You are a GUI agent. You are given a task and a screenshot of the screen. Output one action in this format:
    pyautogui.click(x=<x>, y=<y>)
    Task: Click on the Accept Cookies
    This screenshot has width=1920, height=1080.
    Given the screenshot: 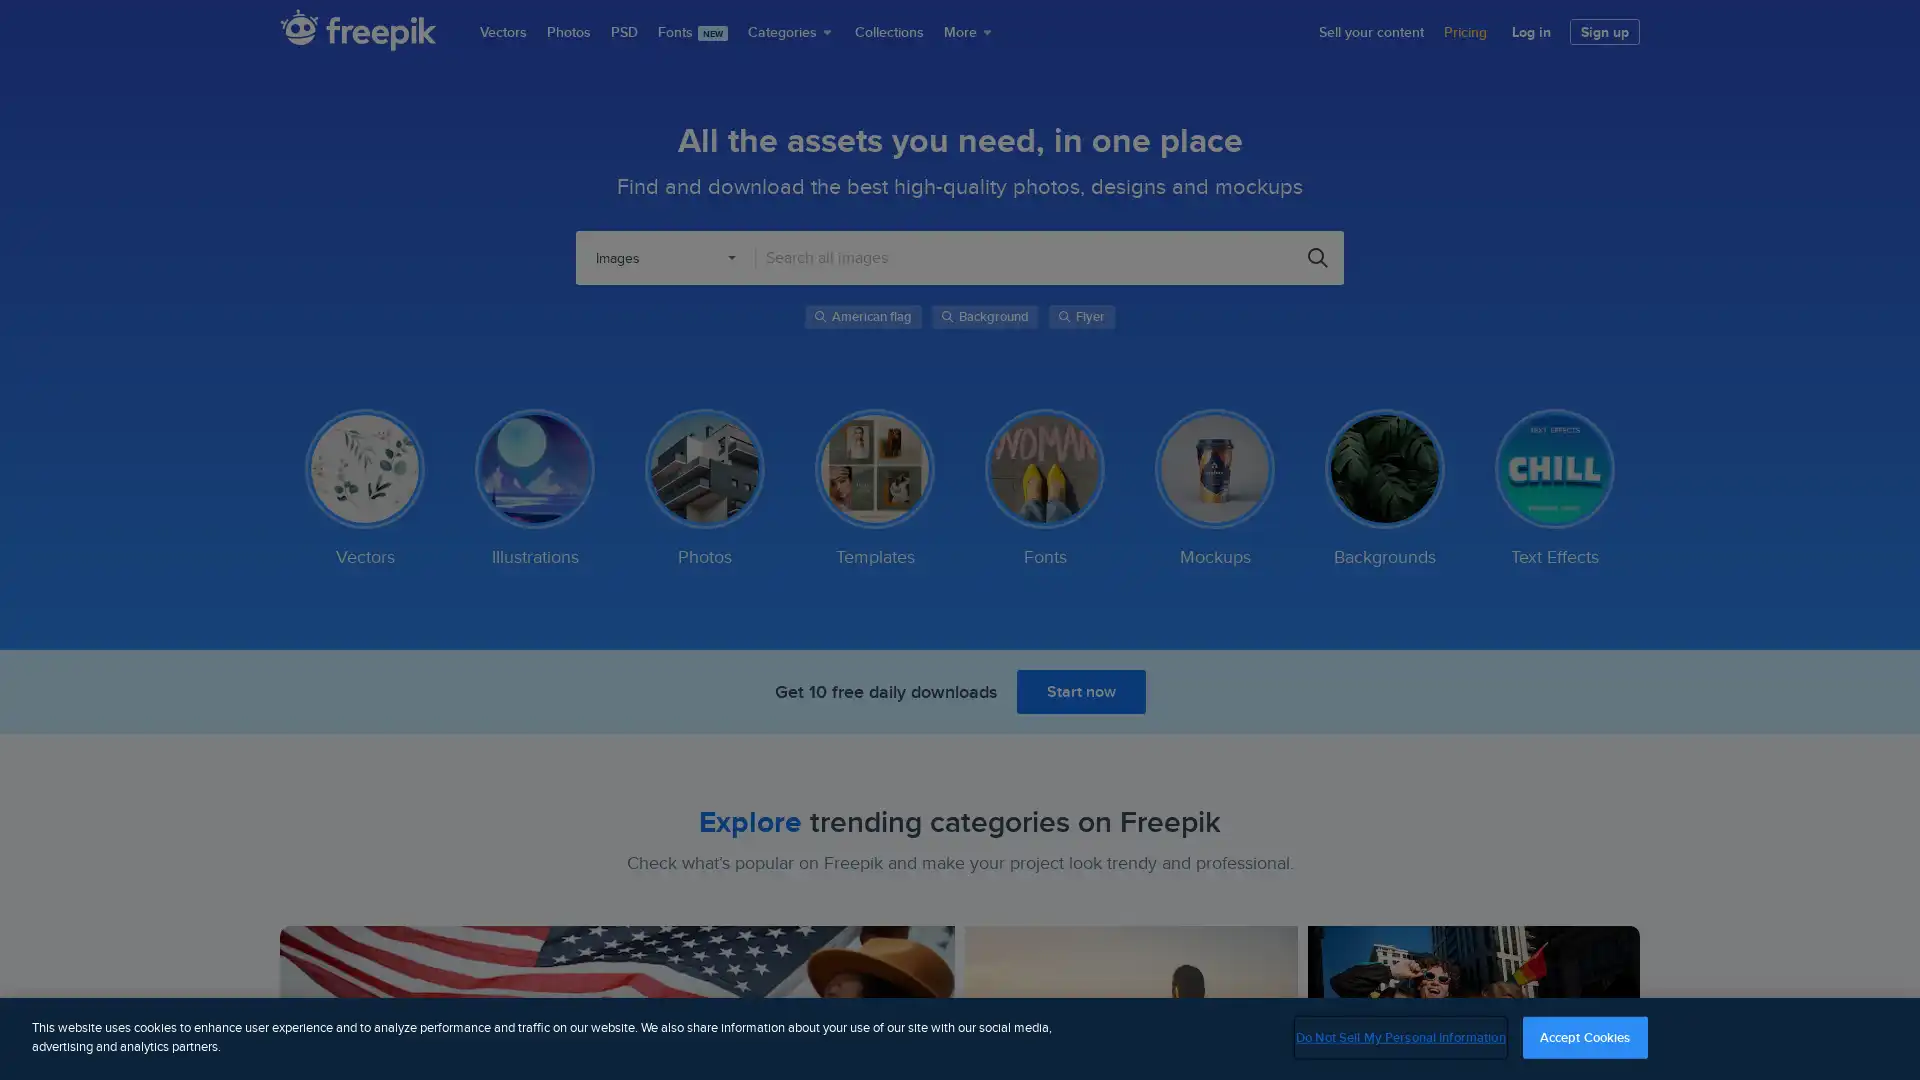 What is the action you would take?
    pyautogui.click(x=1583, y=1036)
    